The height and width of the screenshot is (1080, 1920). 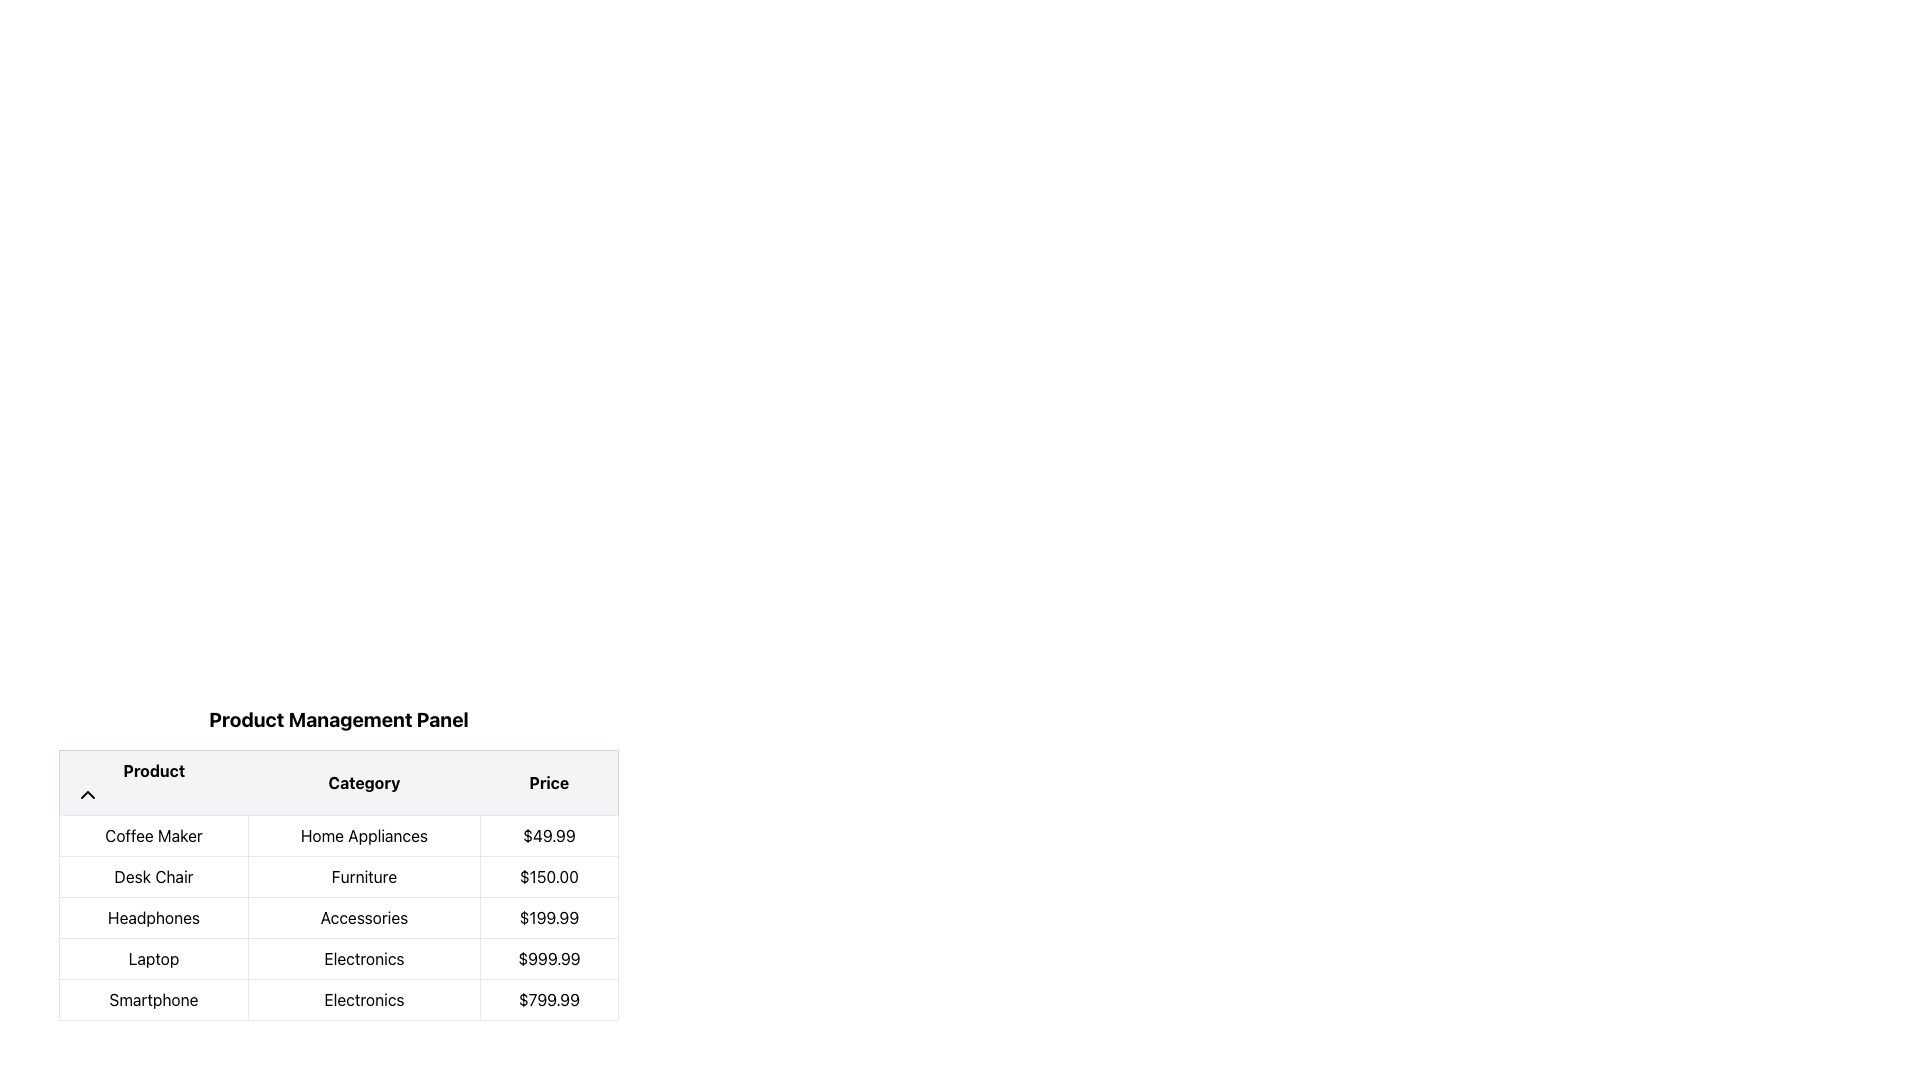 What do you see at coordinates (549, 875) in the screenshot?
I see `the static text display cell that shows the price '$150.00', which is centered in the third column of the second row of the table labeled 'Price'` at bounding box center [549, 875].